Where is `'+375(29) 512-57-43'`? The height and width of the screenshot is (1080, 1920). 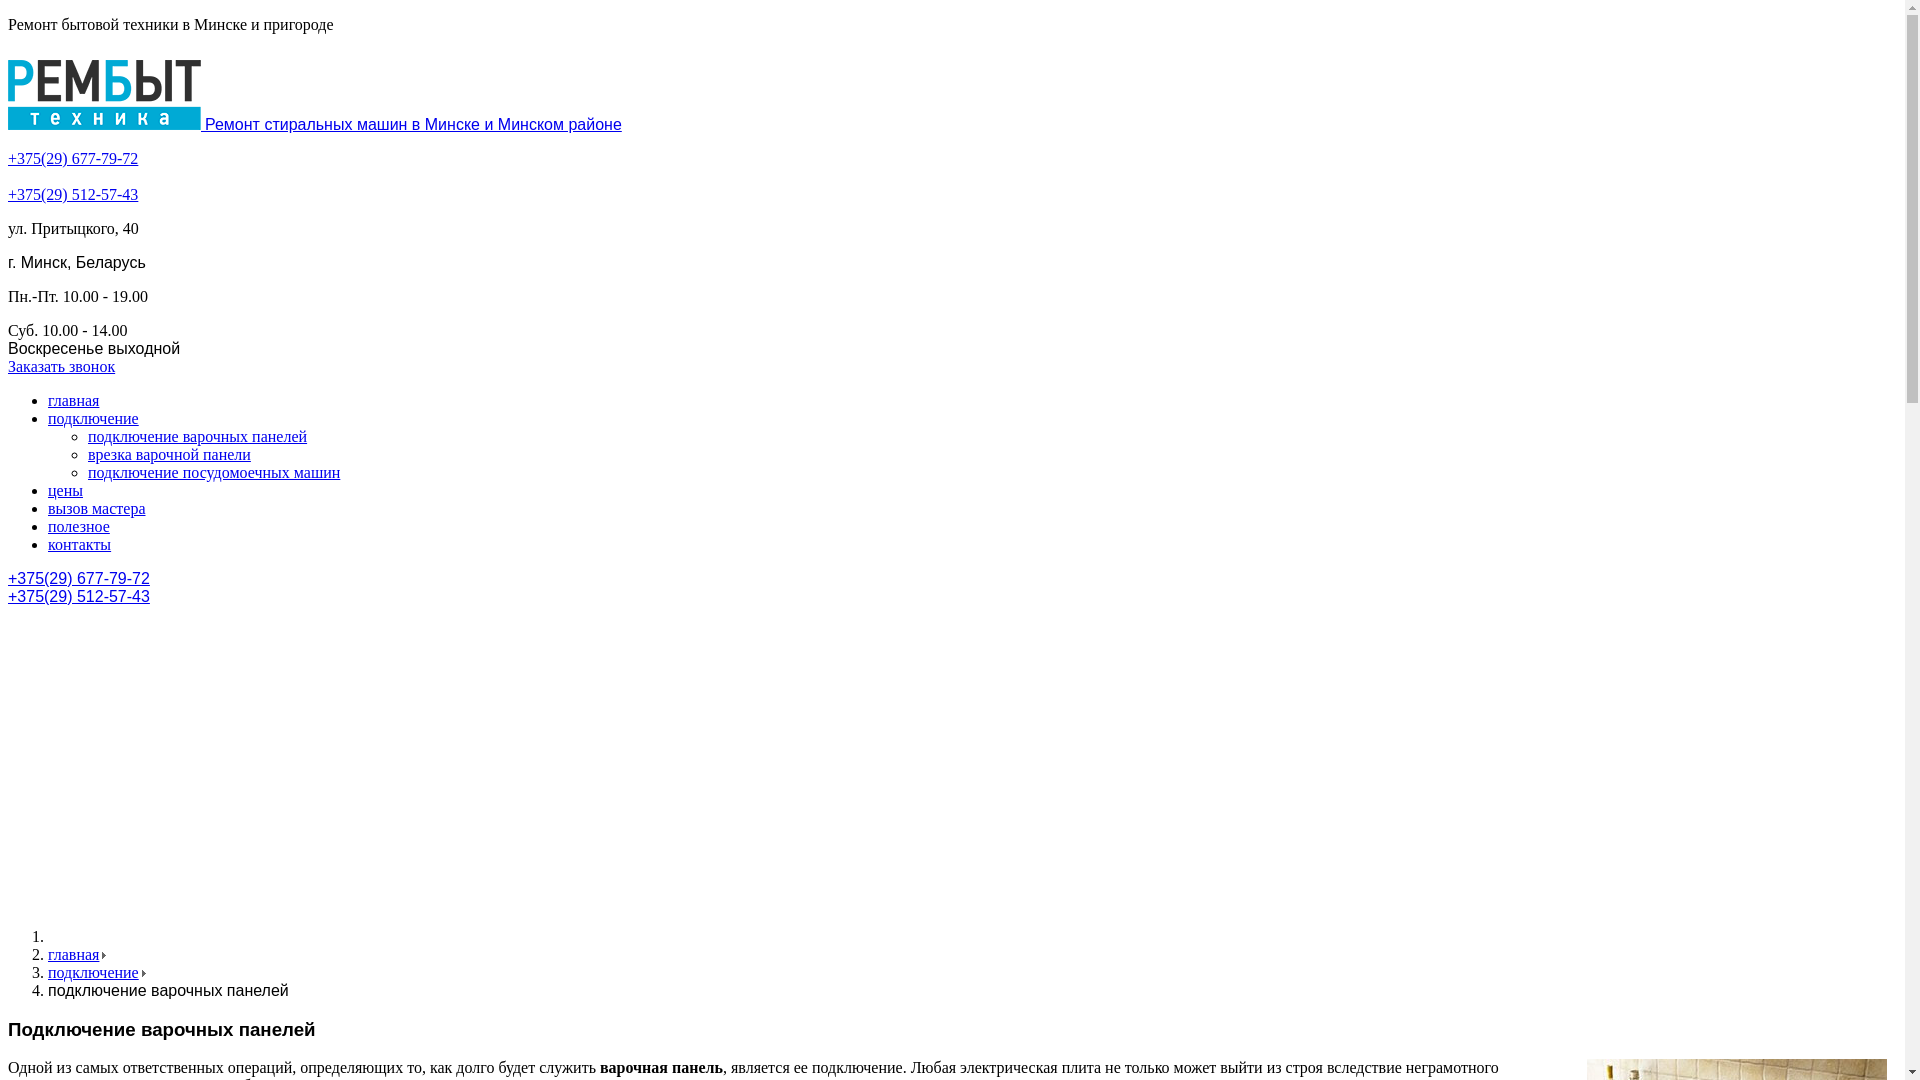 '+375(29) 512-57-43' is located at coordinates (78, 595).